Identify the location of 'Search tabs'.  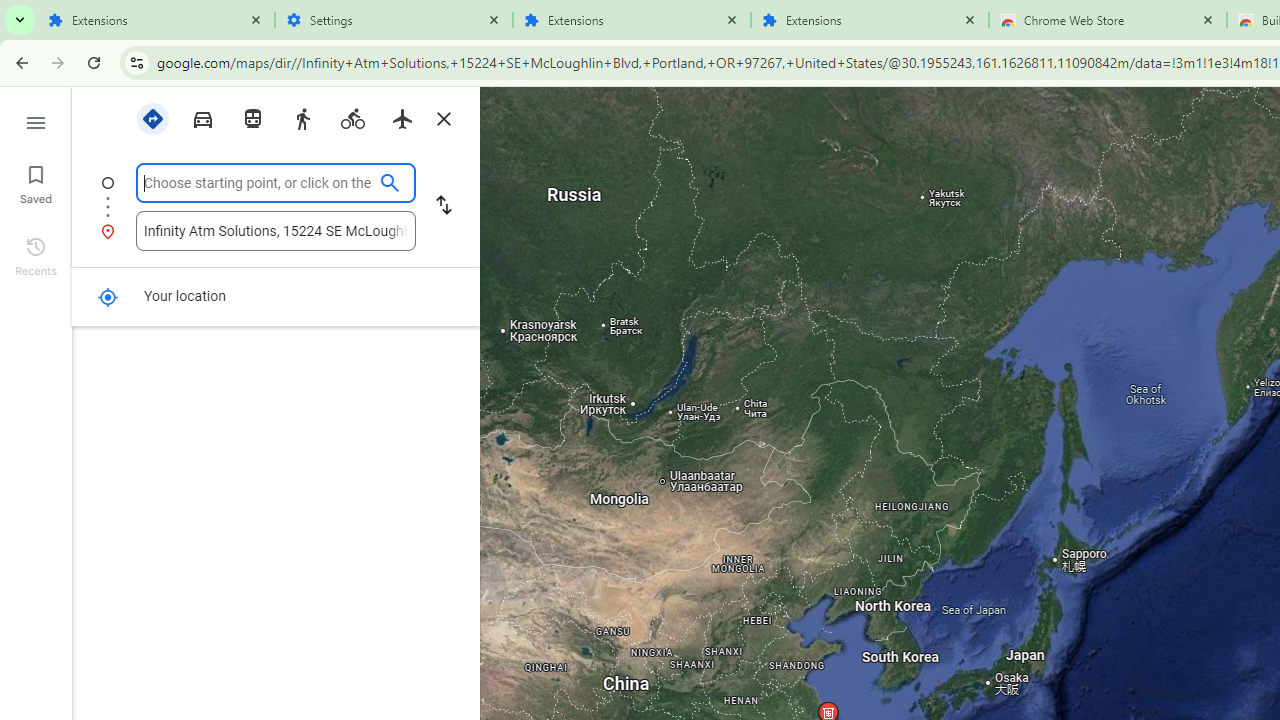
(20, 20).